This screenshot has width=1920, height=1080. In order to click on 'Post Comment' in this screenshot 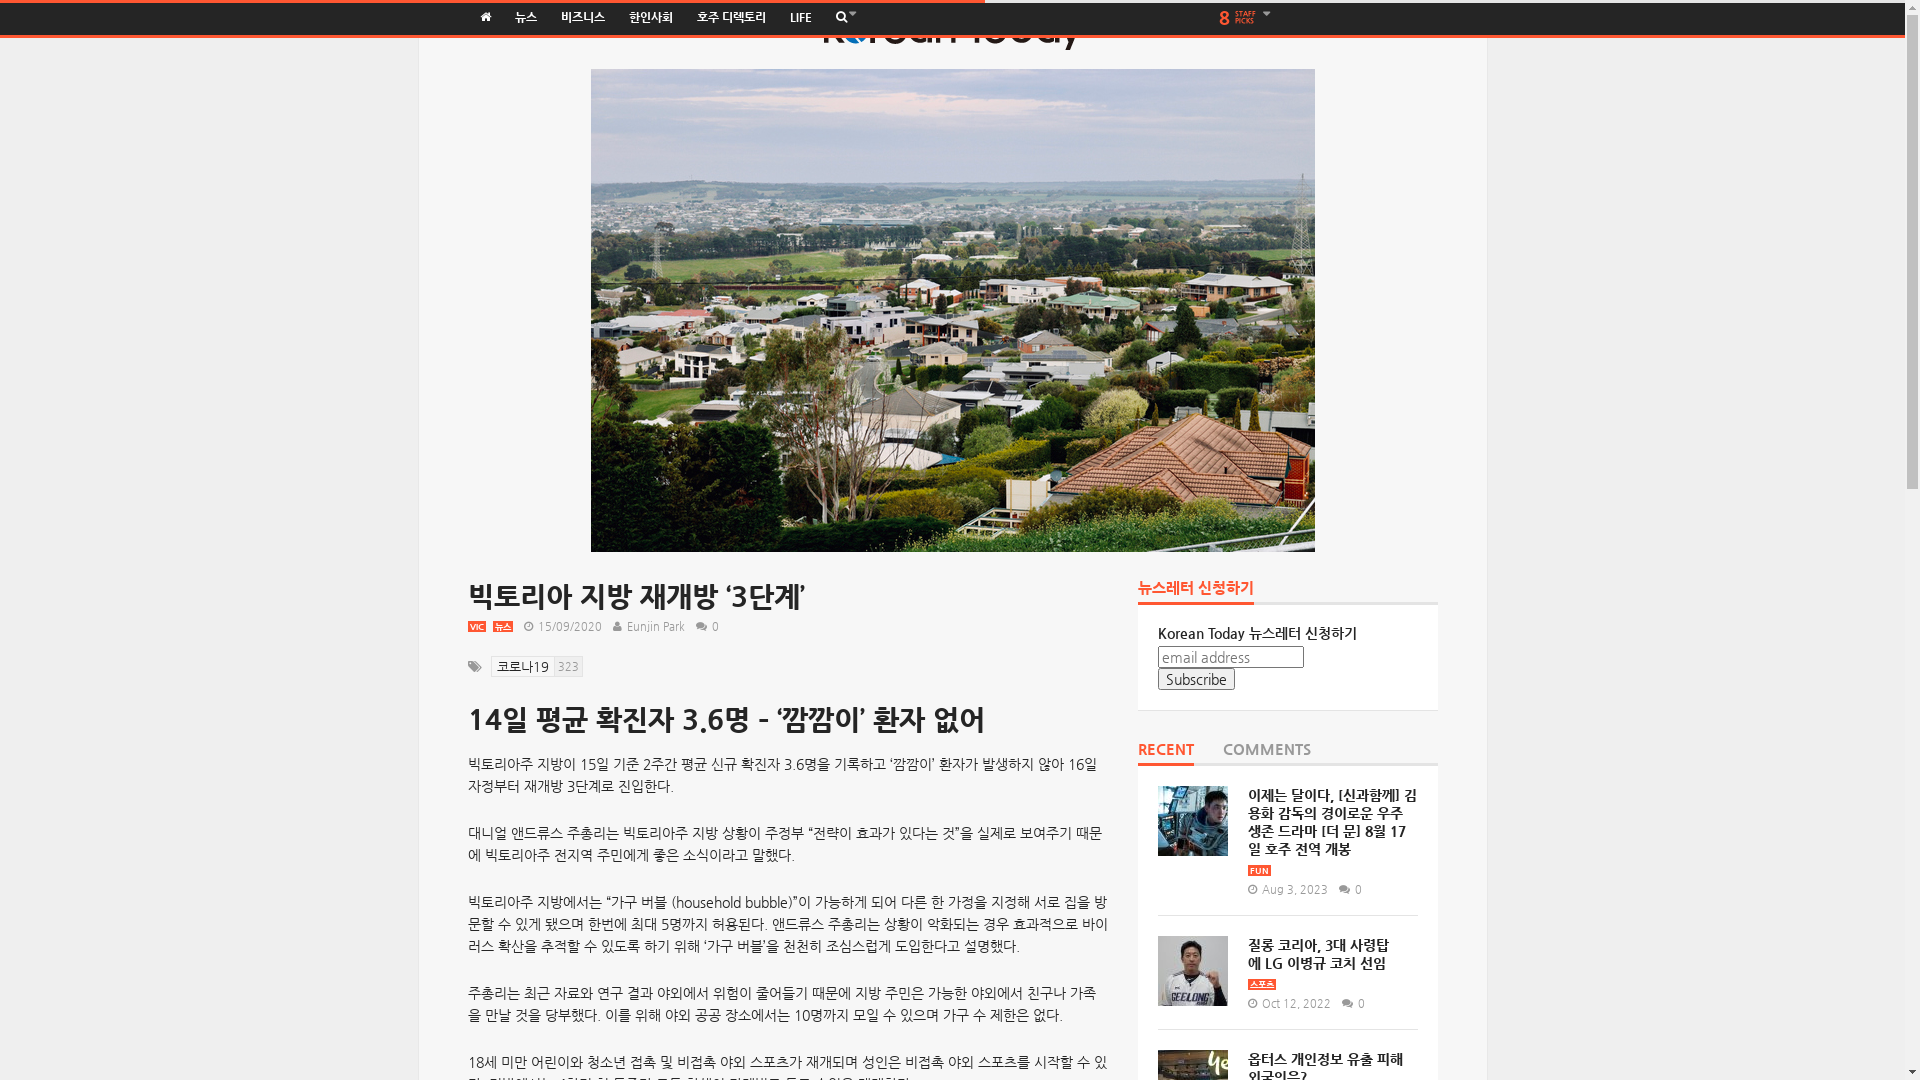, I will do `click(101, 11)`.